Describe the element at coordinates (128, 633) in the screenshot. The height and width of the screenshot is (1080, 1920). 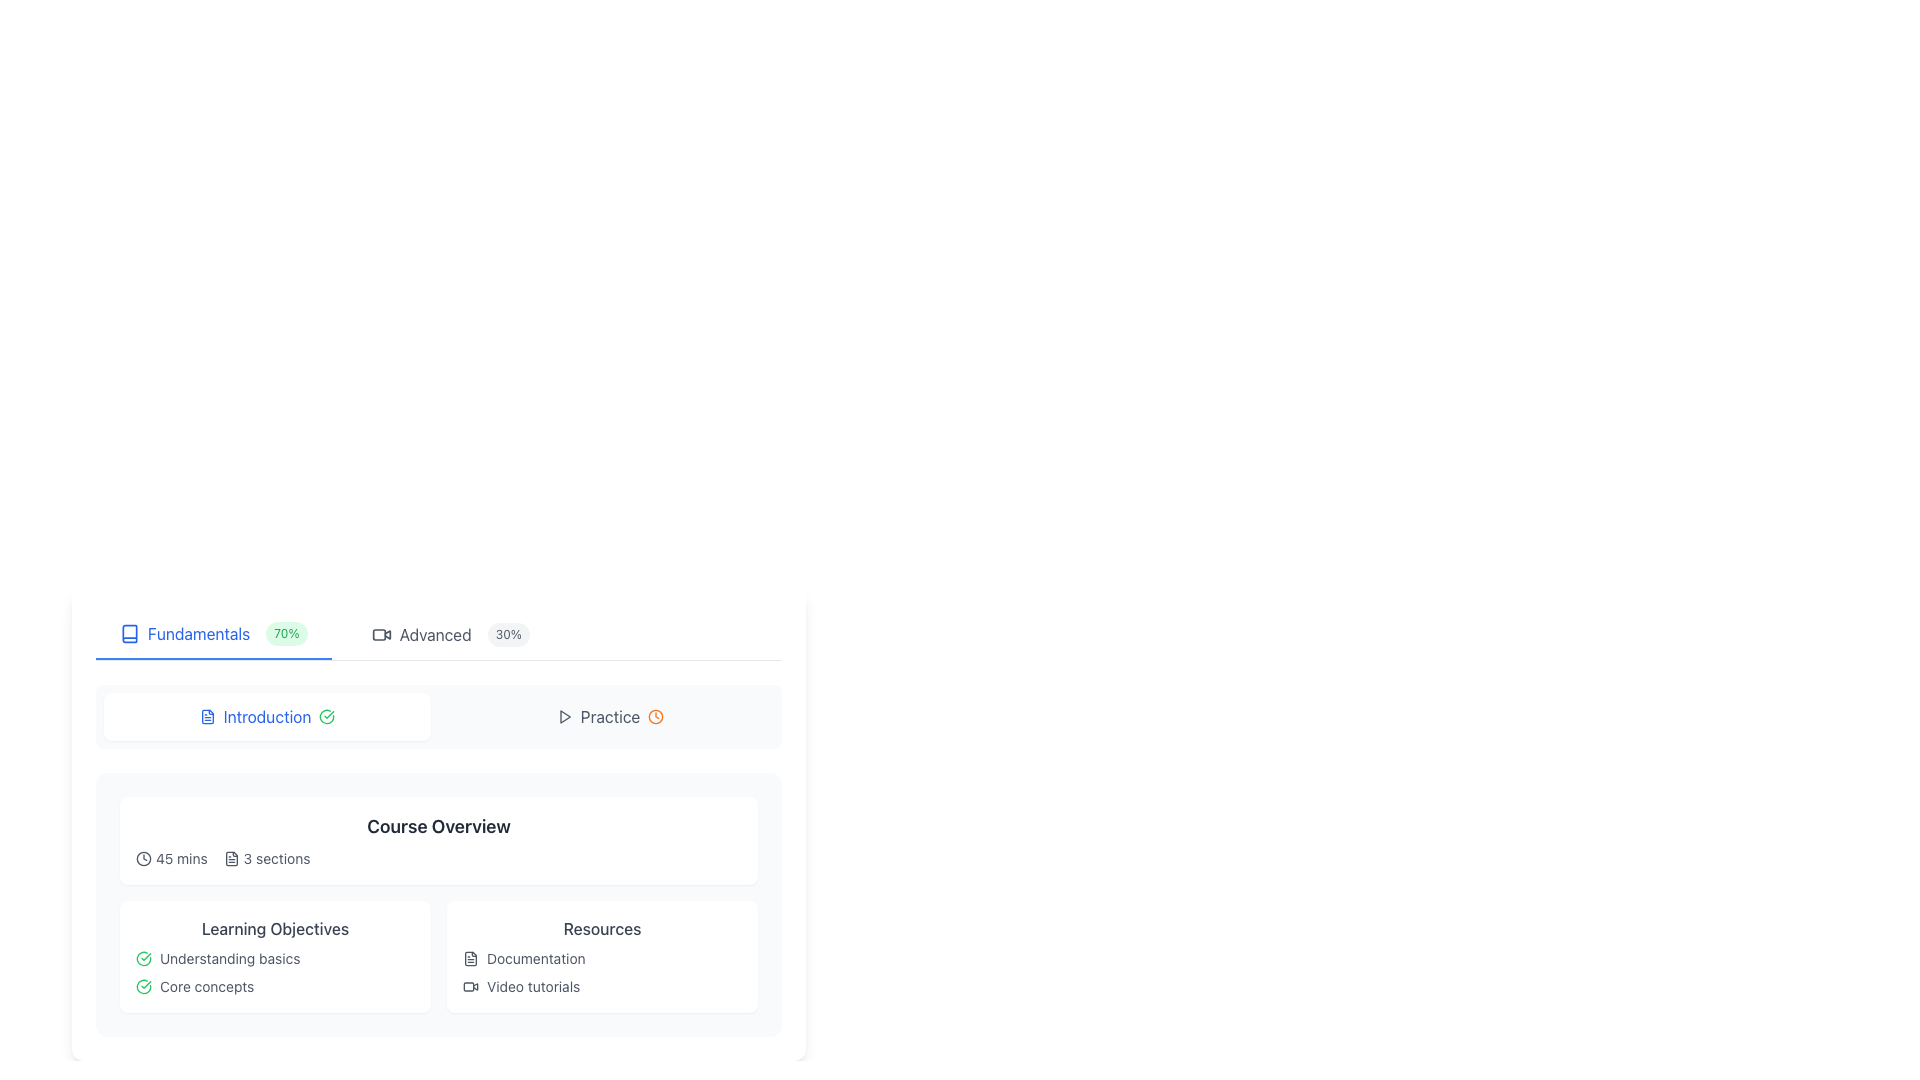
I see `the small outlined book icon located to the left of the text 'Fundamentals' in the section titled 'Fundamentals 70%` at that location.